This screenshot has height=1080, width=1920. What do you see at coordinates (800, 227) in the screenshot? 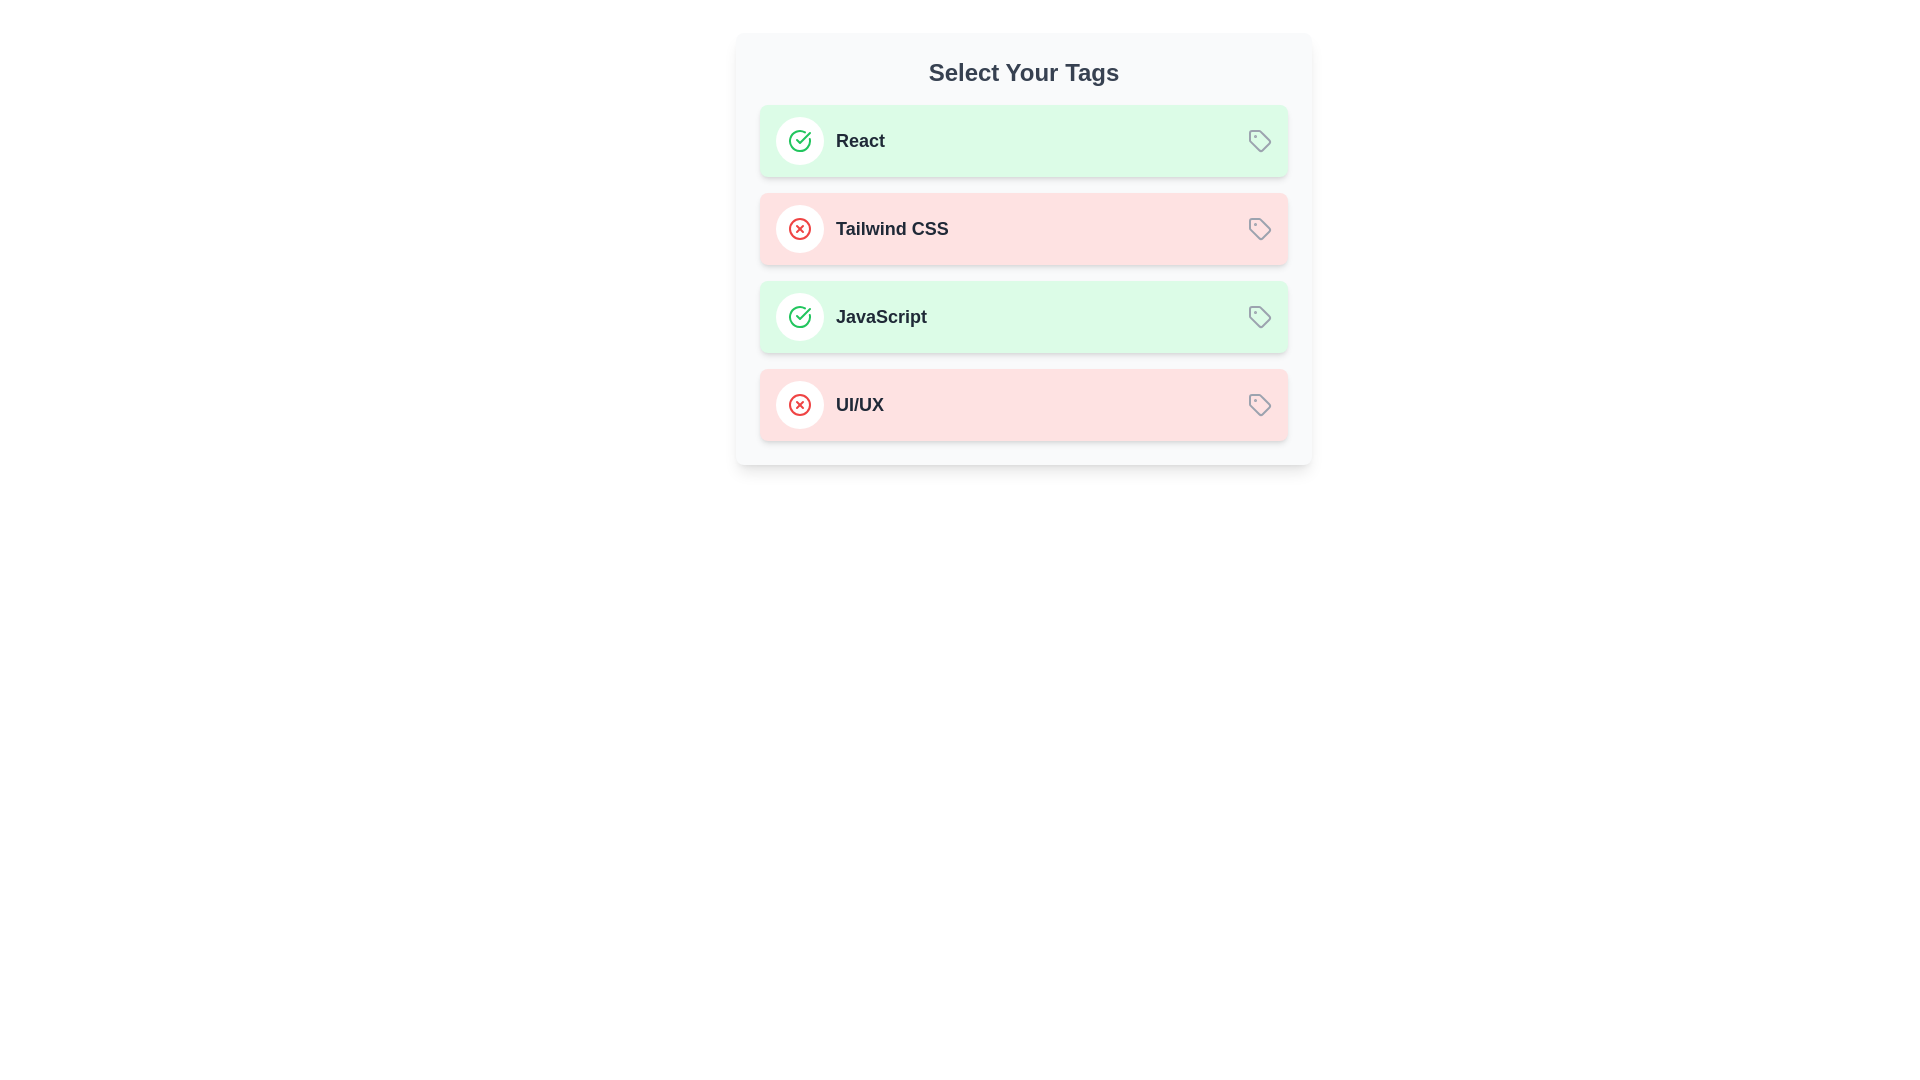
I see `the remove button for the 'Tailwind CSS' tag, which is located to the left of the 'Tailwind CSS' label in the second row of the tags list` at bounding box center [800, 227].